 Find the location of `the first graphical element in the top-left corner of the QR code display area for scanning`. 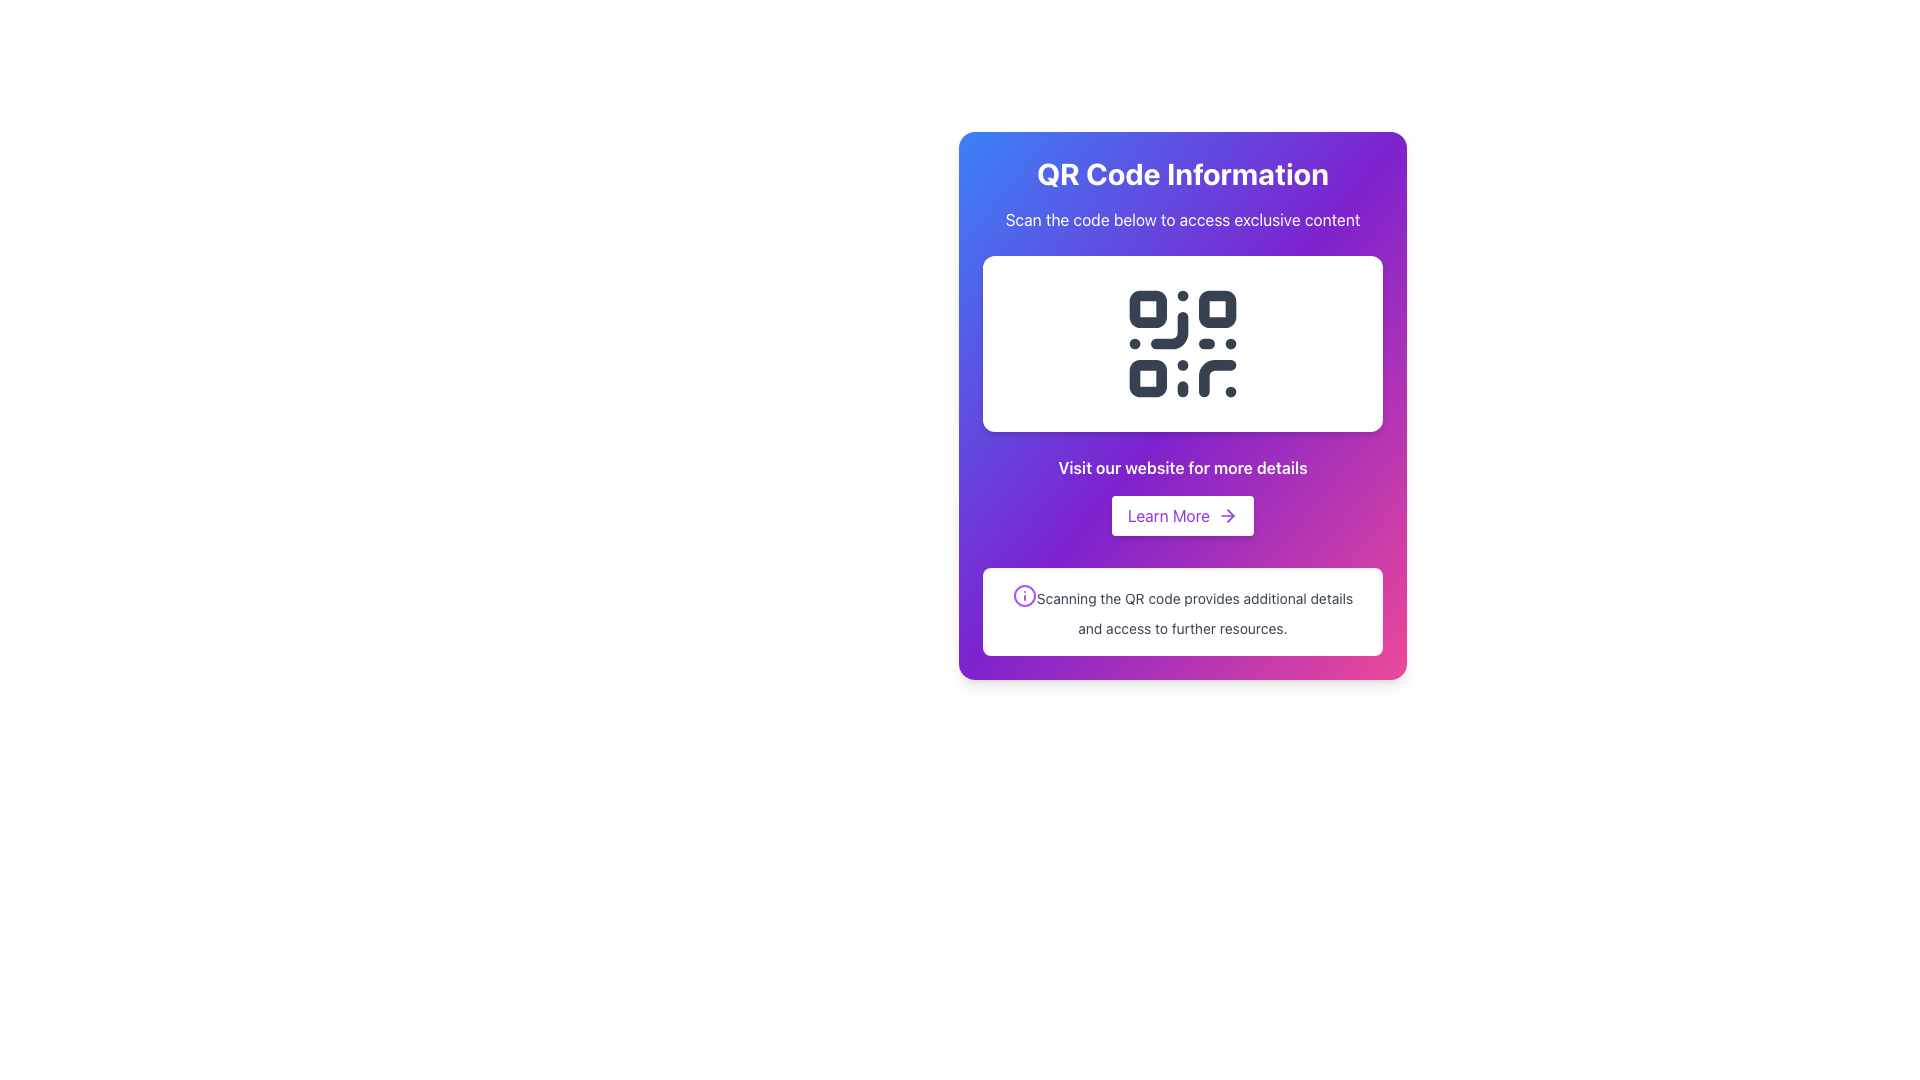

the first graphical element in the top-left corner of the QR code display area for scanning is located at coordinates (1147, 308).